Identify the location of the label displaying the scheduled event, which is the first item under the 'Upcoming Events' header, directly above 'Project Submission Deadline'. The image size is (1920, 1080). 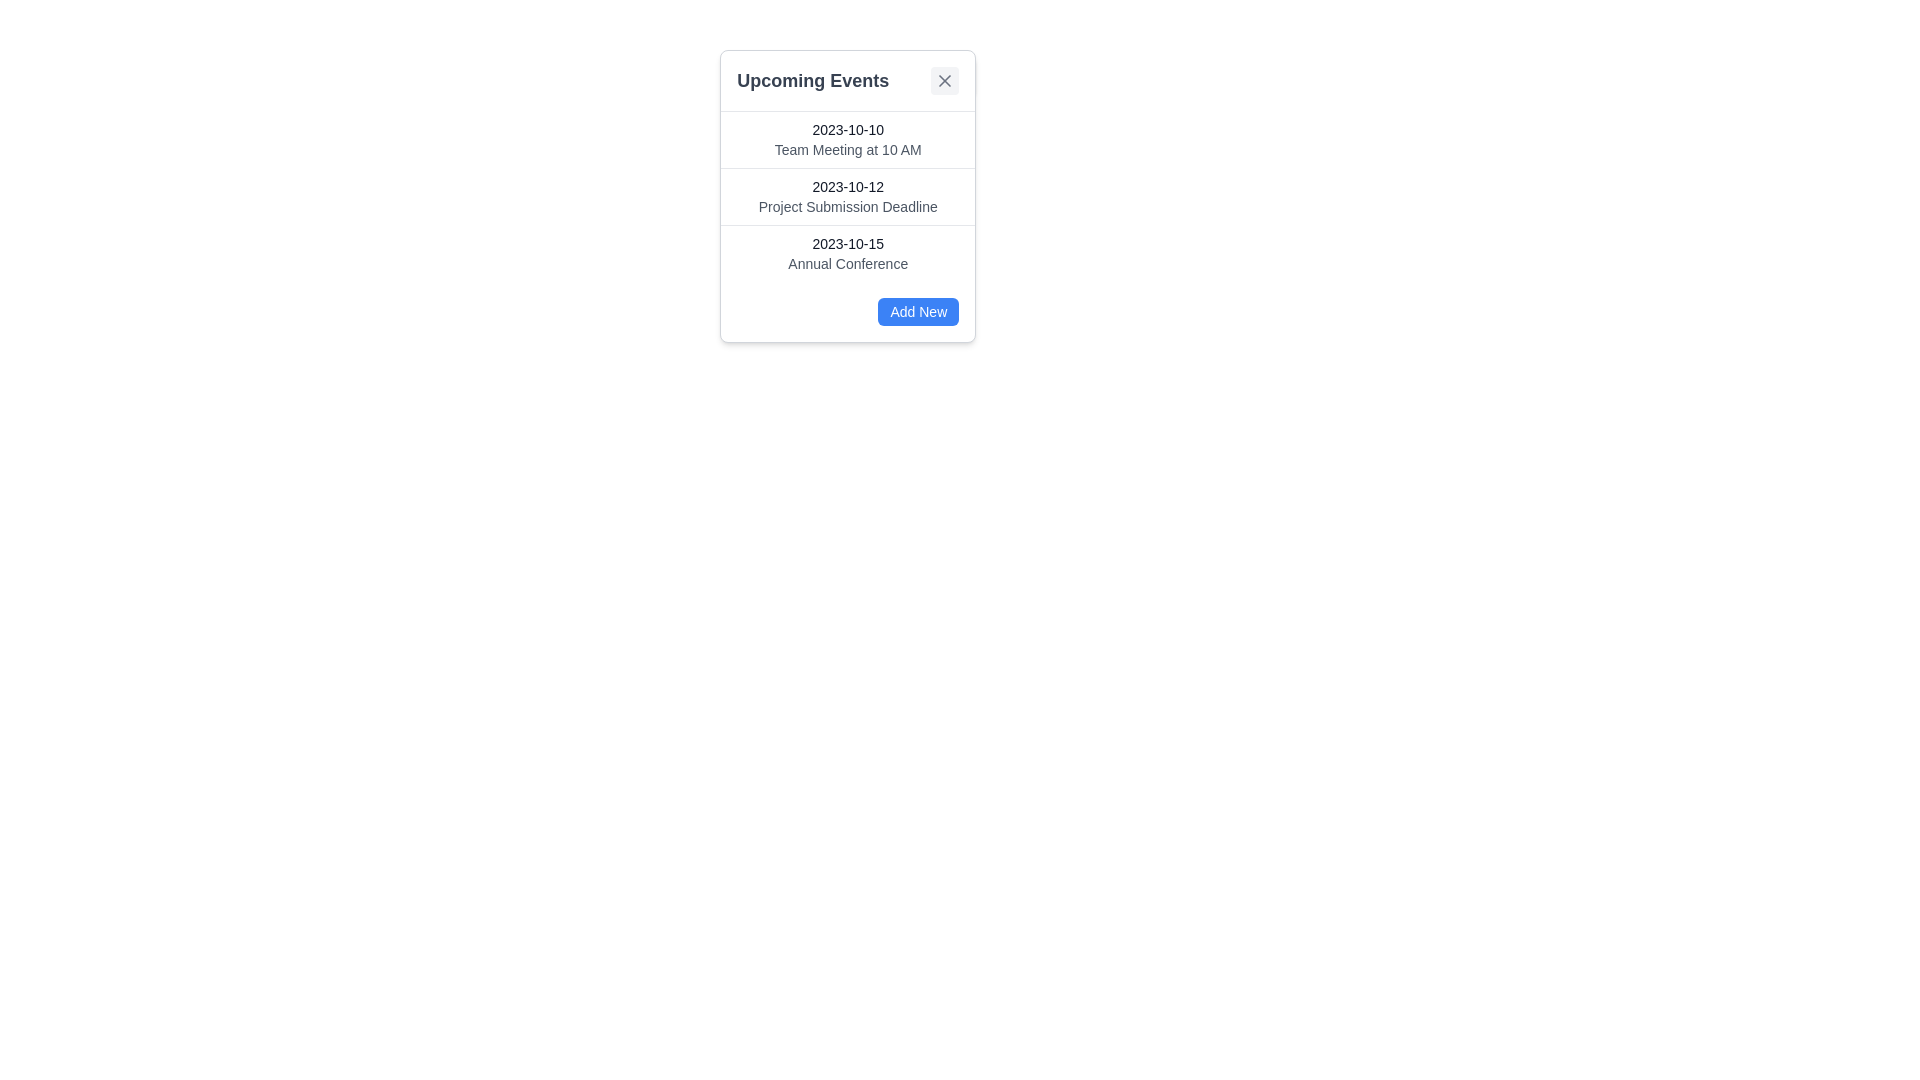
(848, 138).